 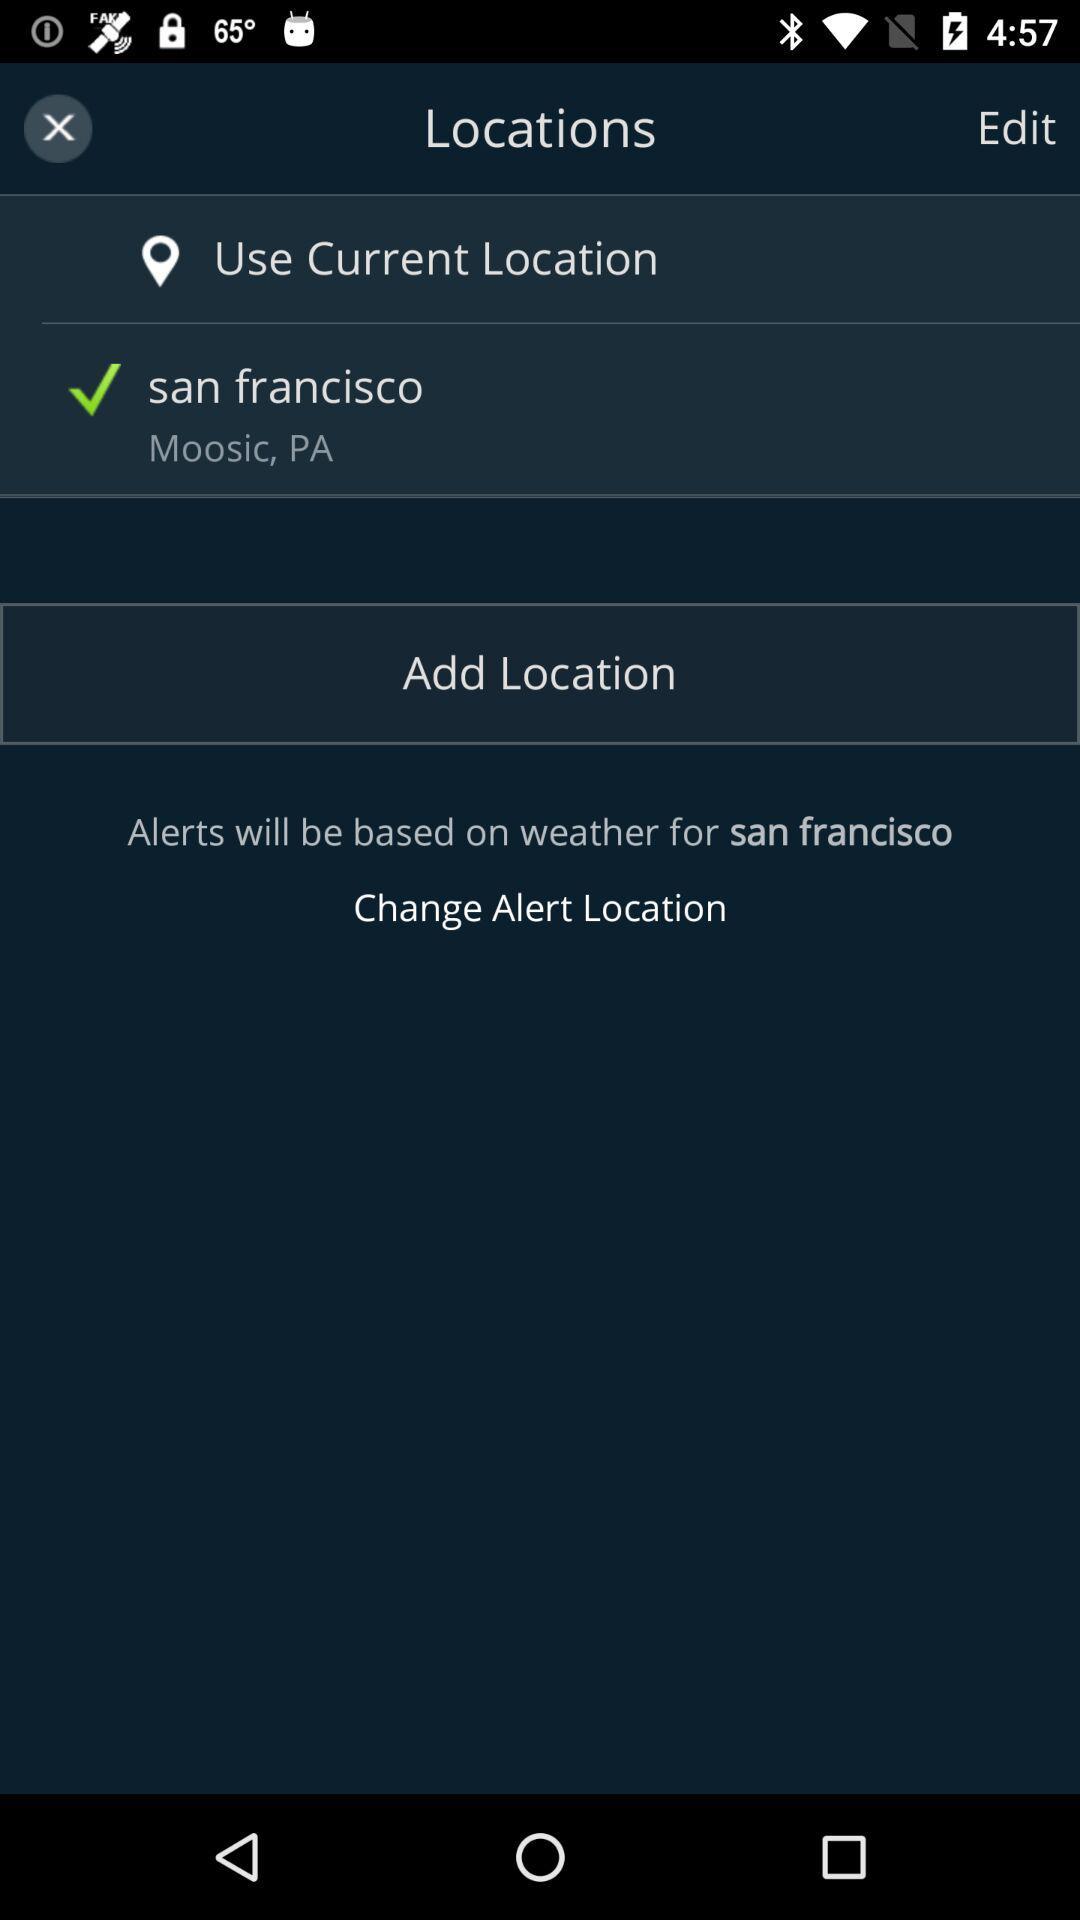 What do you see at coordinates (540, 870) in the screenshot?
I see `alerts will be` at bounding box center [540, 870].